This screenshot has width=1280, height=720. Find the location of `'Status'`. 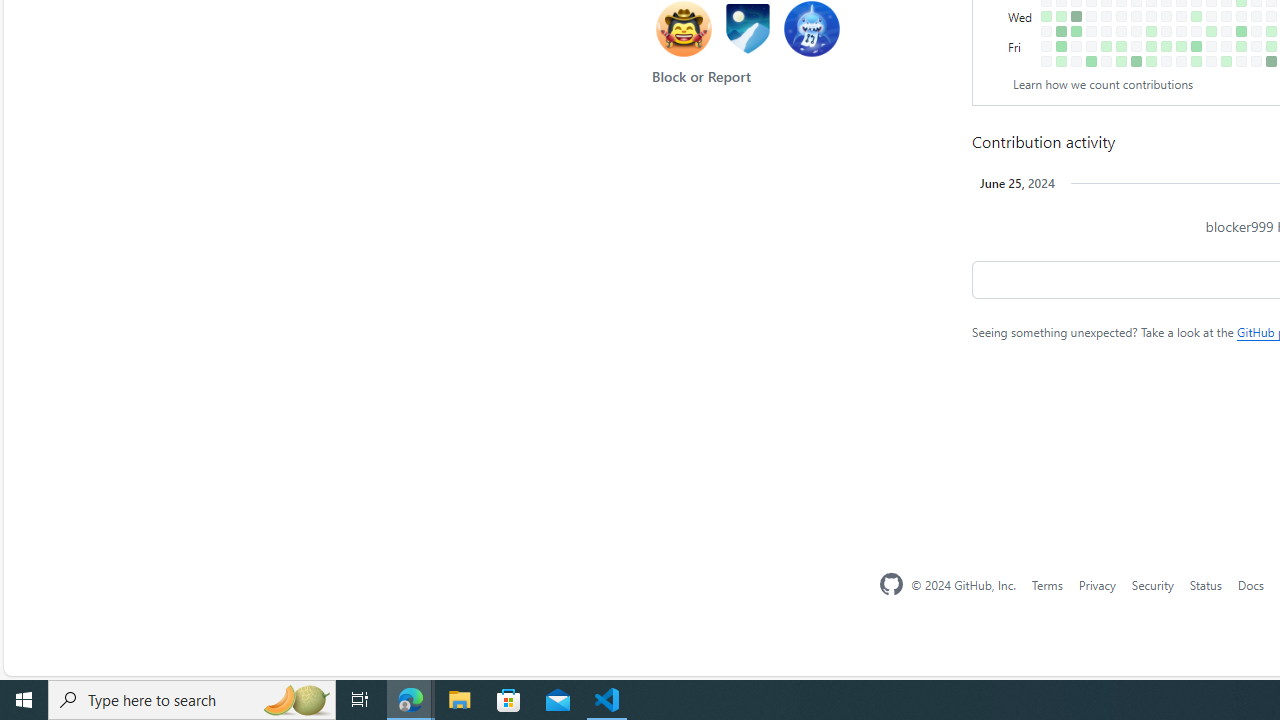

'Status' is located at coordinates (1204, 584).